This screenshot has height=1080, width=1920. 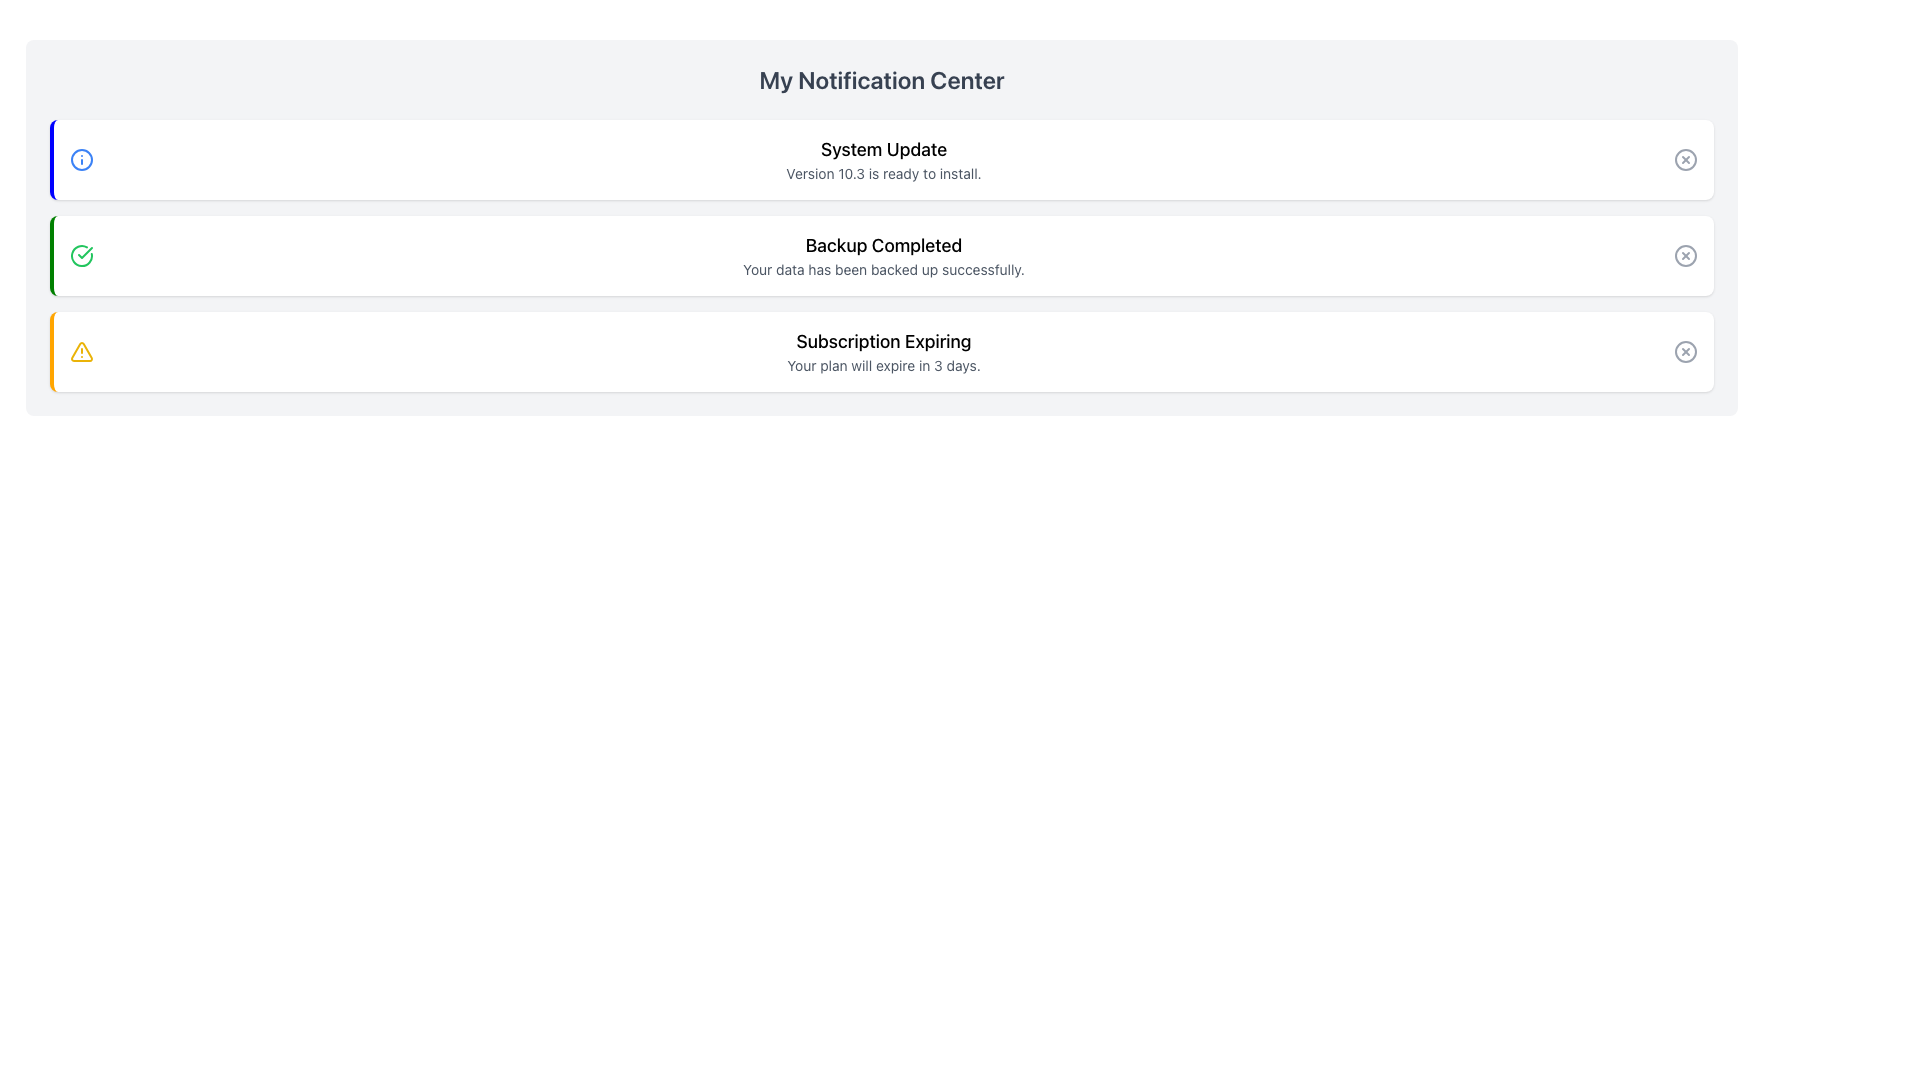 I want to click on text label stating 'Version 10.3 is ready to install.' located below the 'System Update' title in the notification center, so click(x=882, y=172).